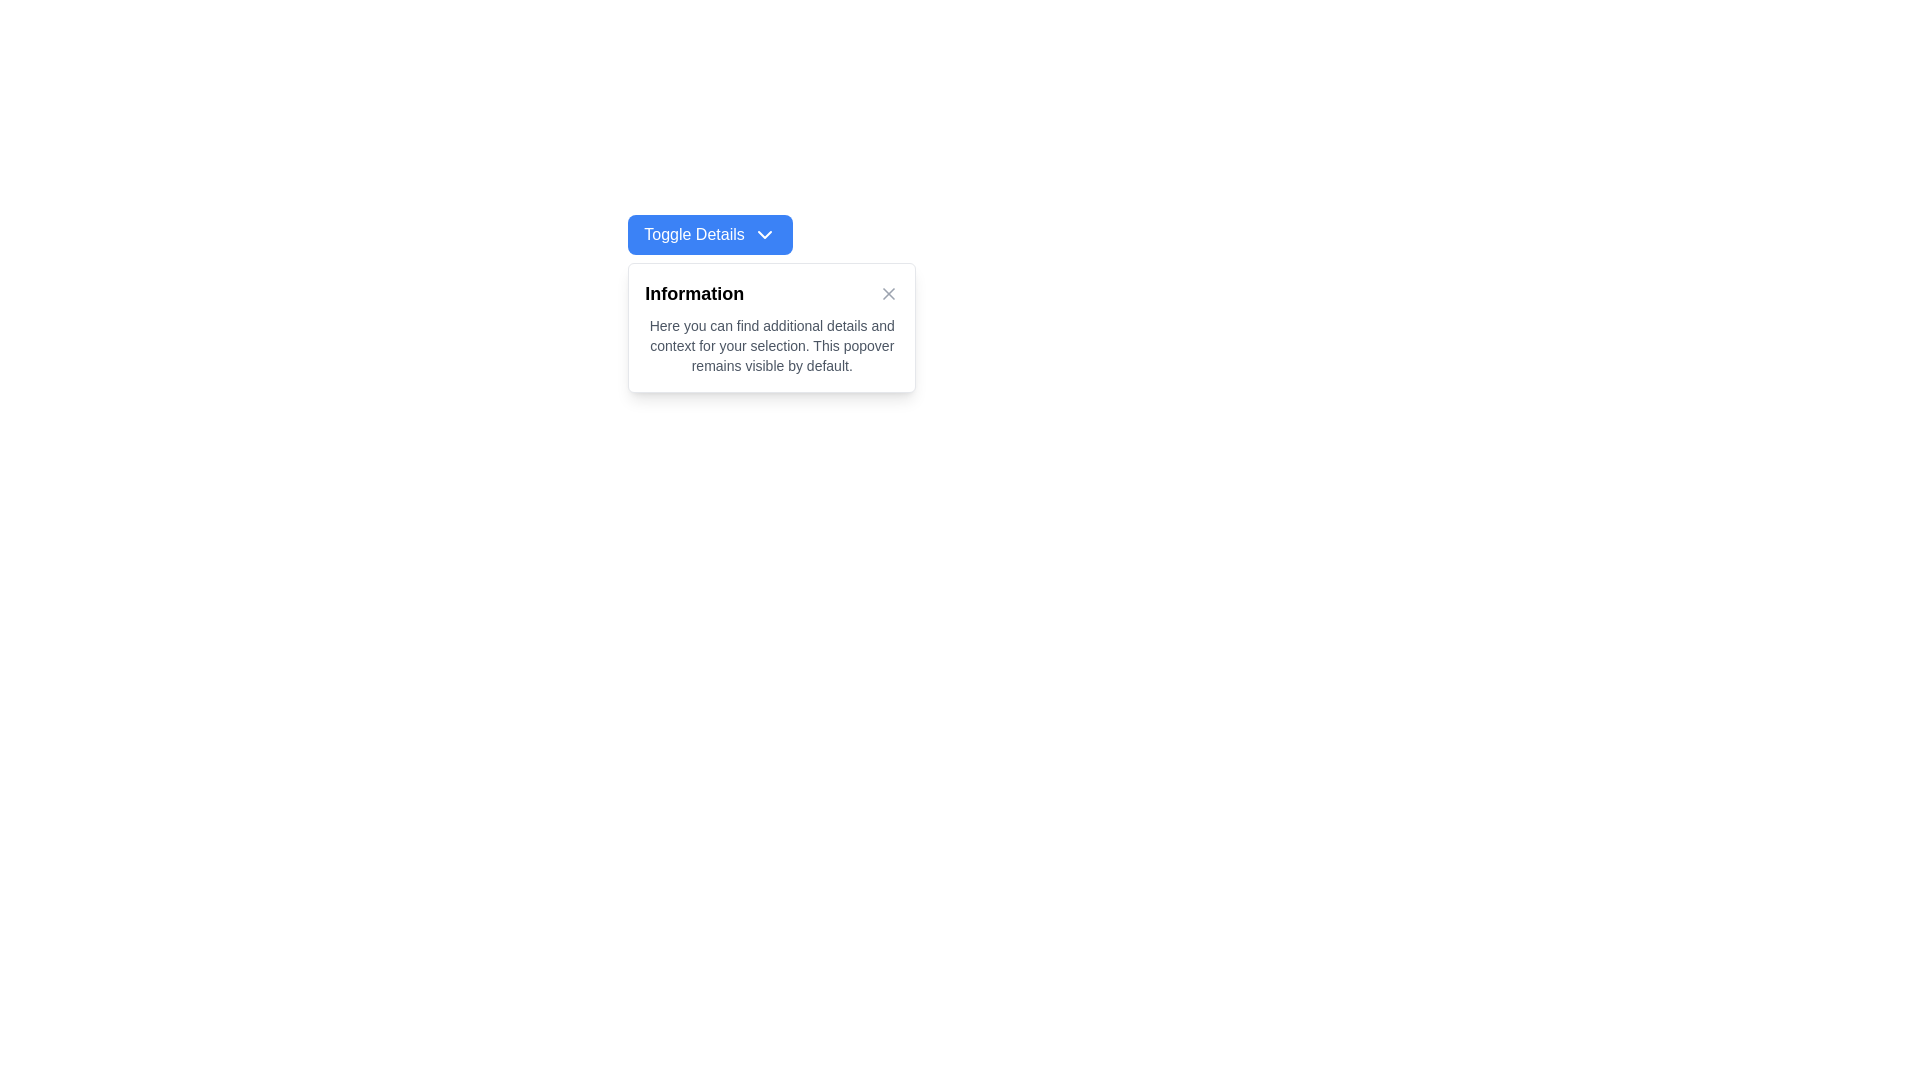 This screenshot has width=1920, height=1080. Describe the element at coordinates (710, 234) in the screenshot. I see `the blue button labeled 'Toggle Details'` at that location.